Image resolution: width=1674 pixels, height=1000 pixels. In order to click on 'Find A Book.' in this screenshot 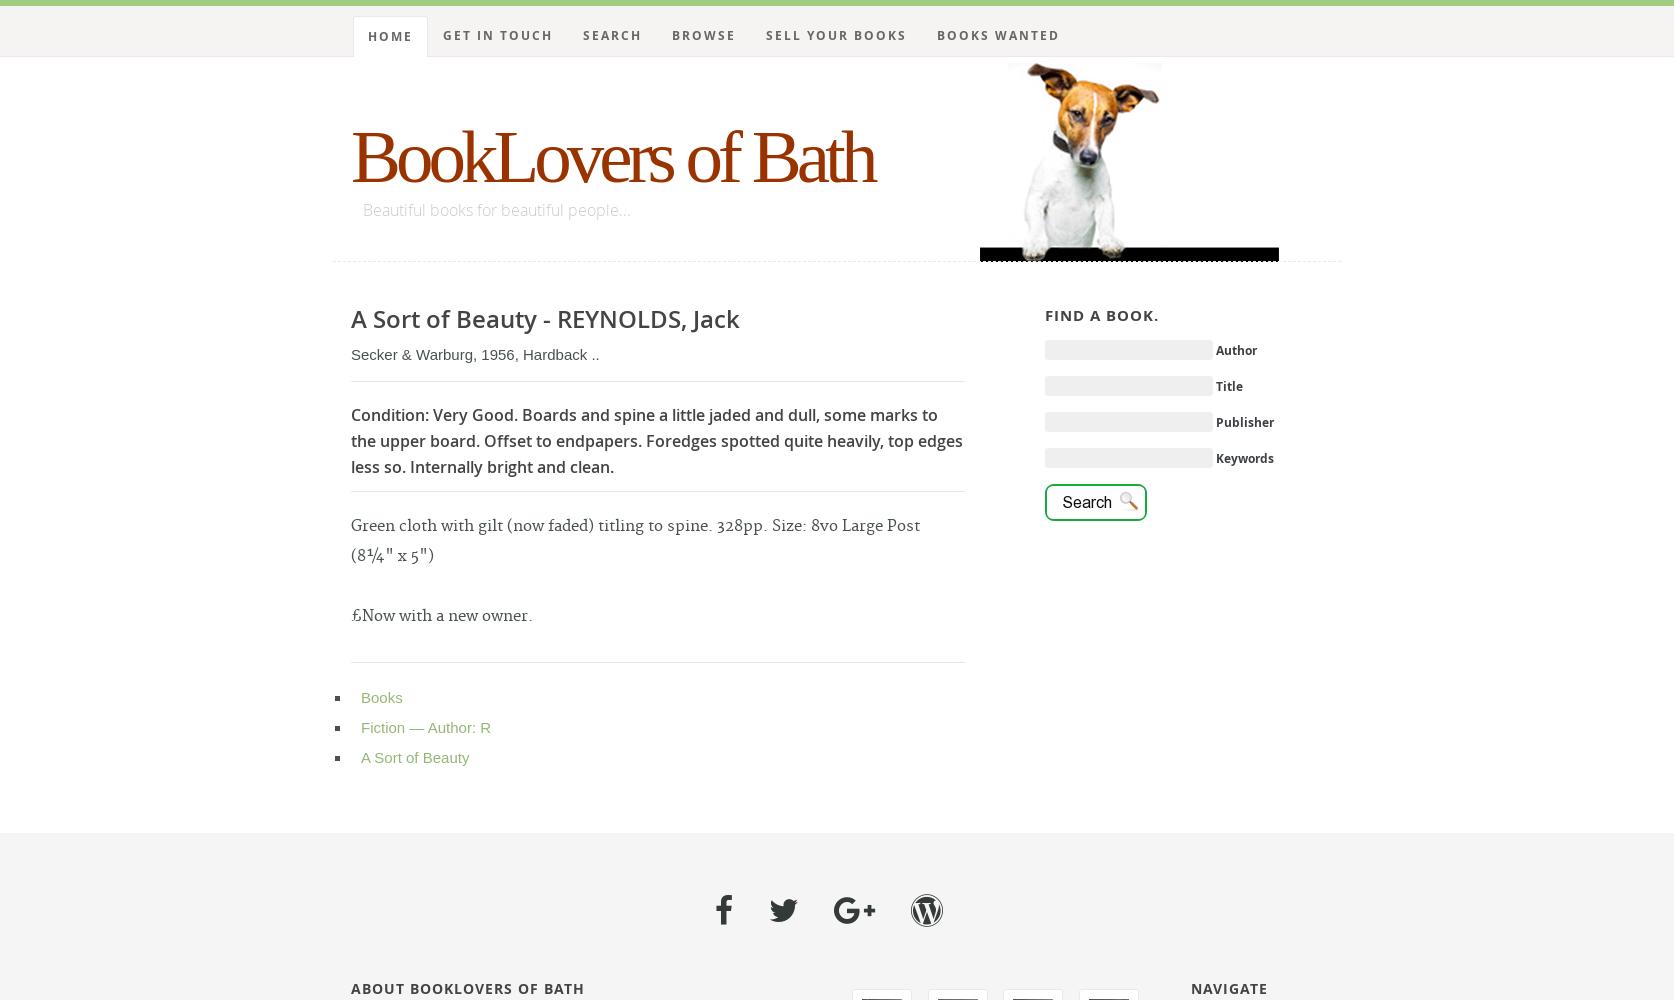, I will do `click(1100, 314)`.